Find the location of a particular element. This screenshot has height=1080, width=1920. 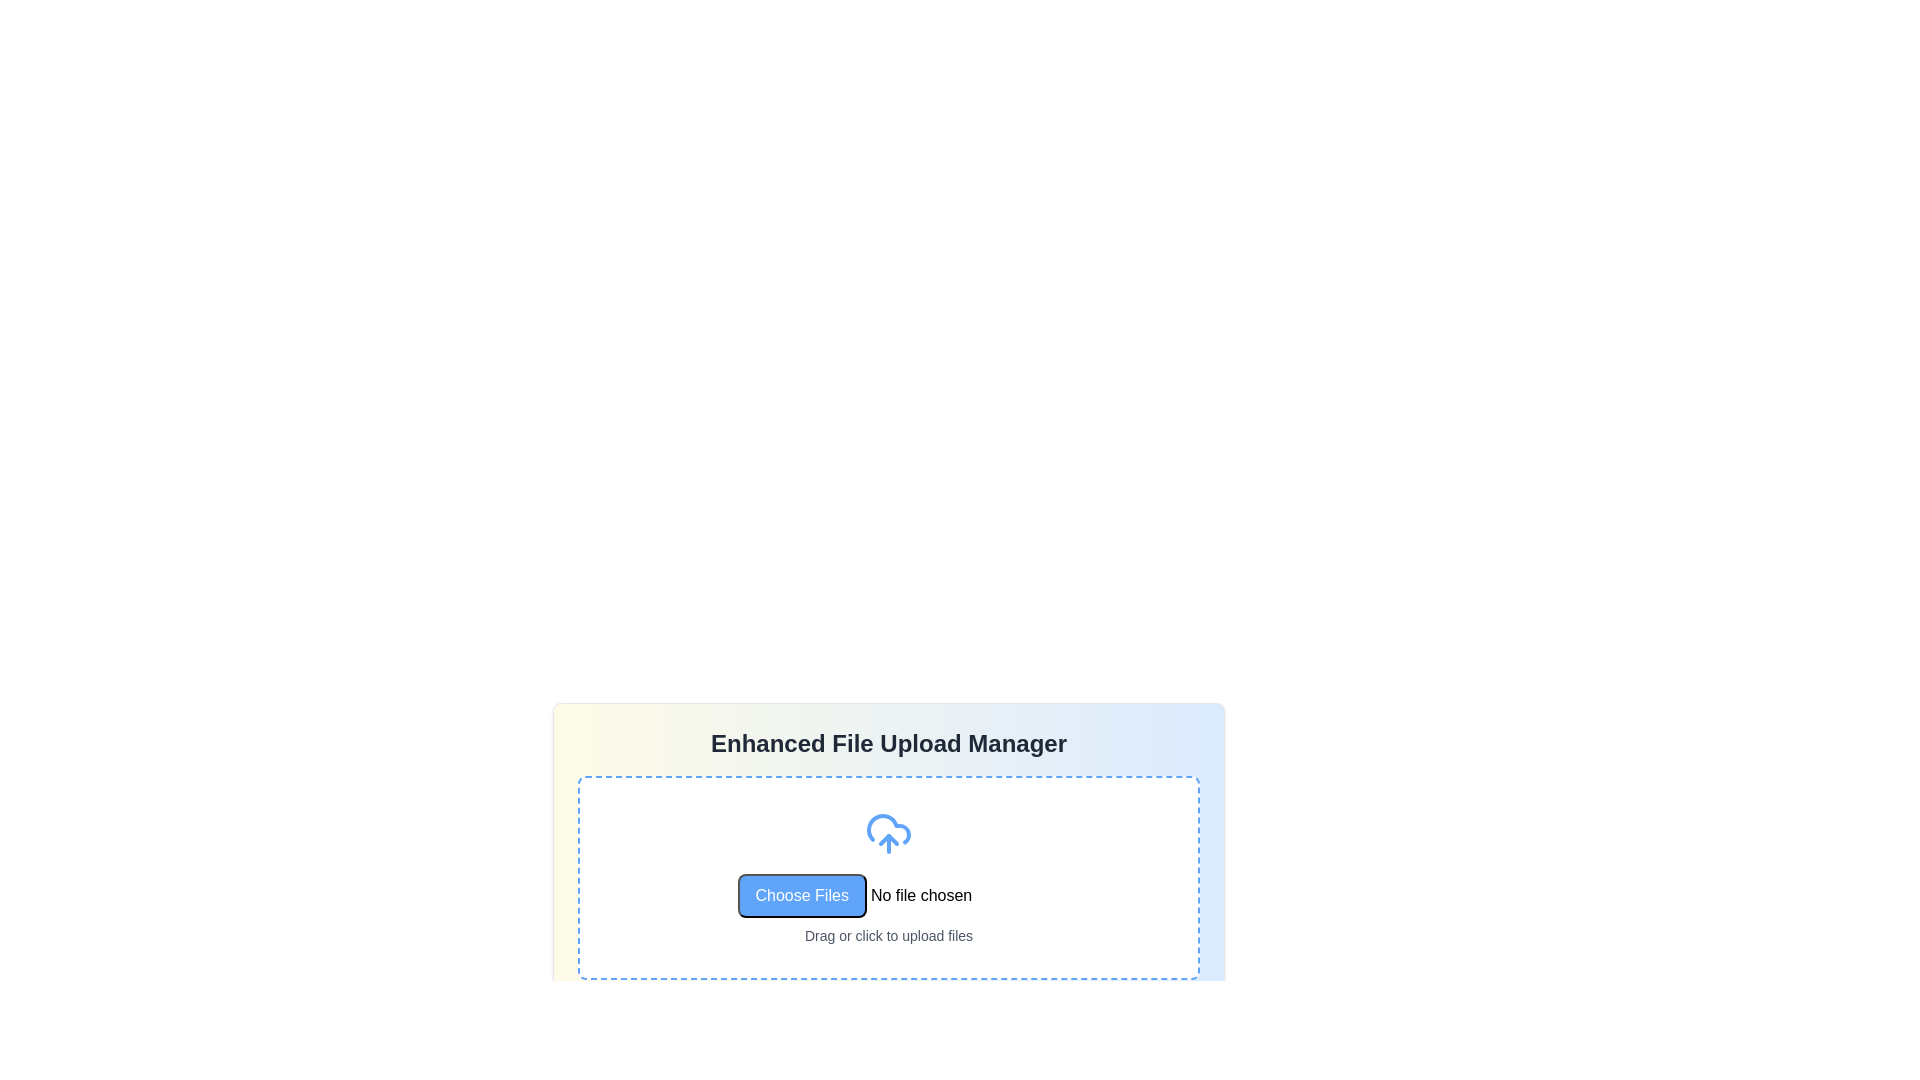

the cloud-shaped upload icon with an upward-pointing arrow, which is prominently displayed above the file input field is located at coordinates (887, 833).